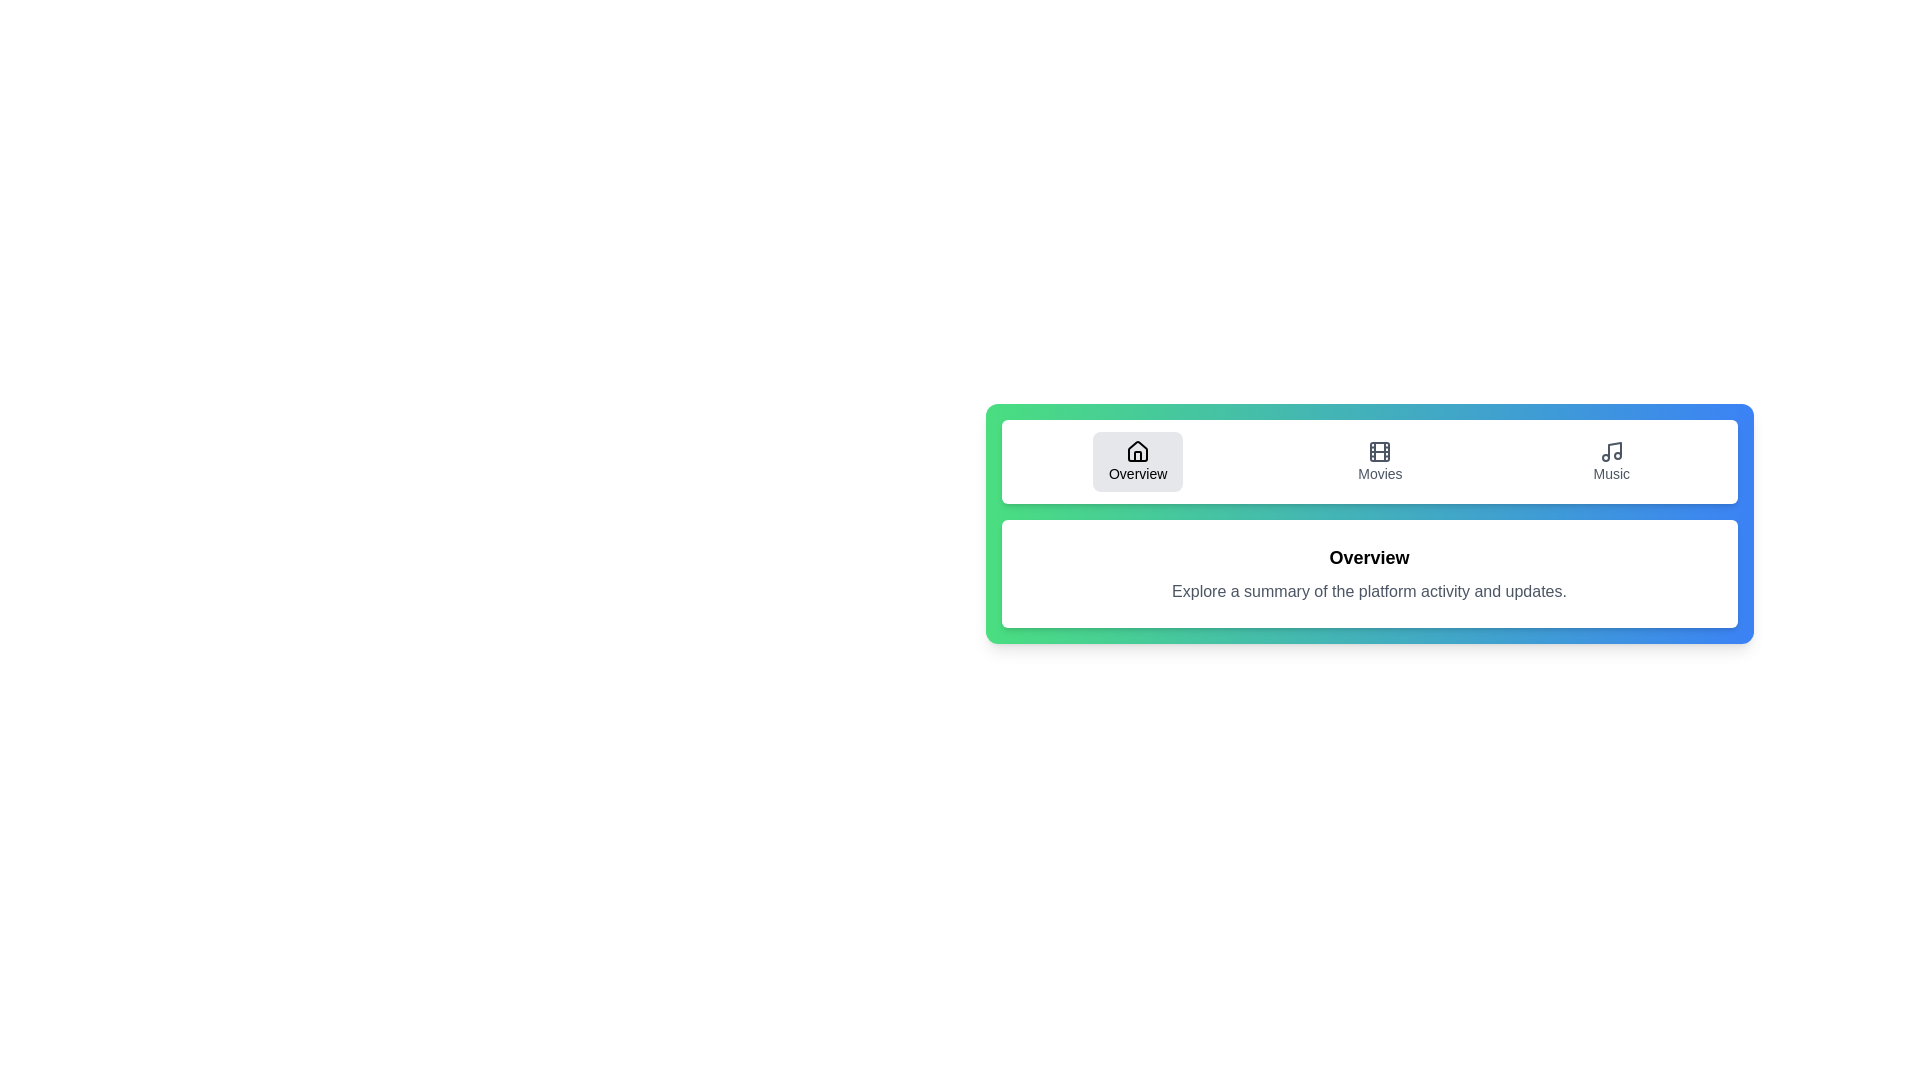 This screenshot has height=1080, width=1920. What do you see at coordinates (1379, 462) in the screenshot?
I see `the tab with title Movies to observe its hover effect` at bounding box center [1379, 462].